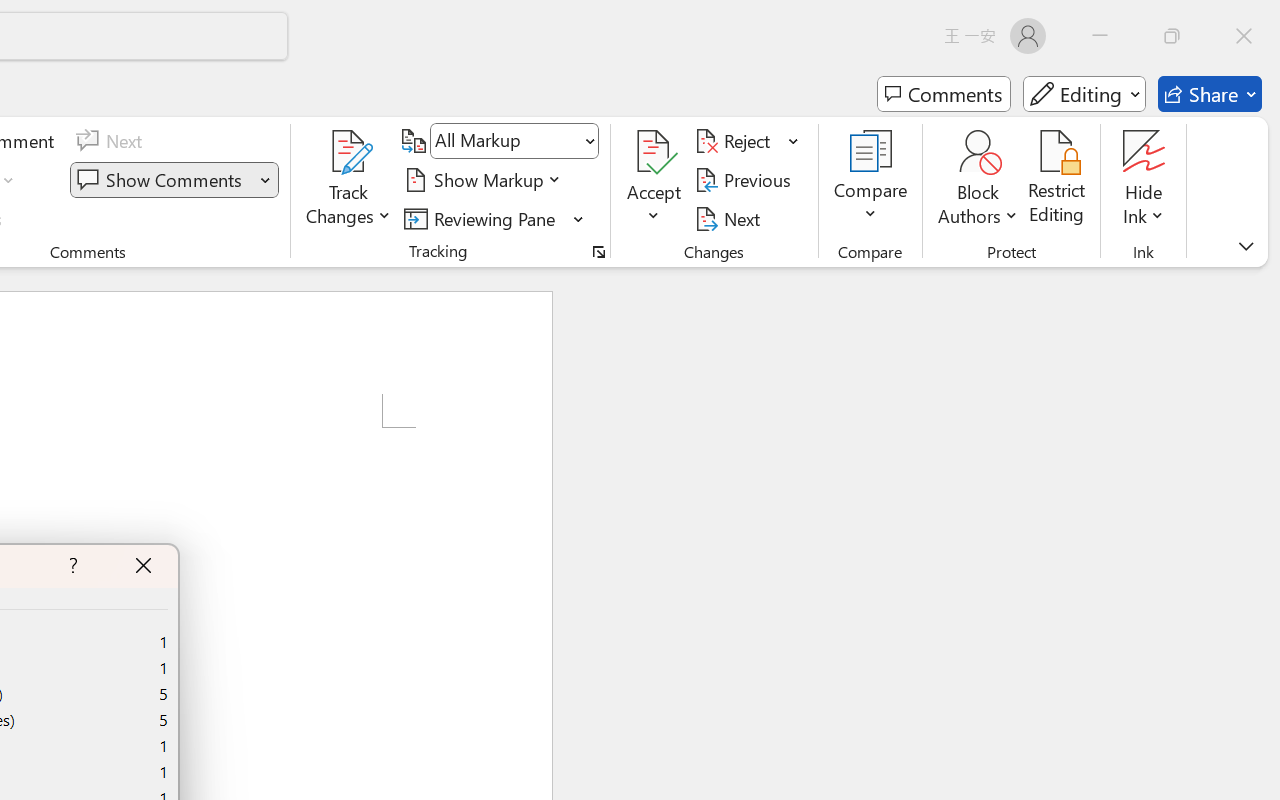  What do you see at coordinates (977, 151) in the screenshot?
I see `'Block Authors'` at bounding box center [977, 151].